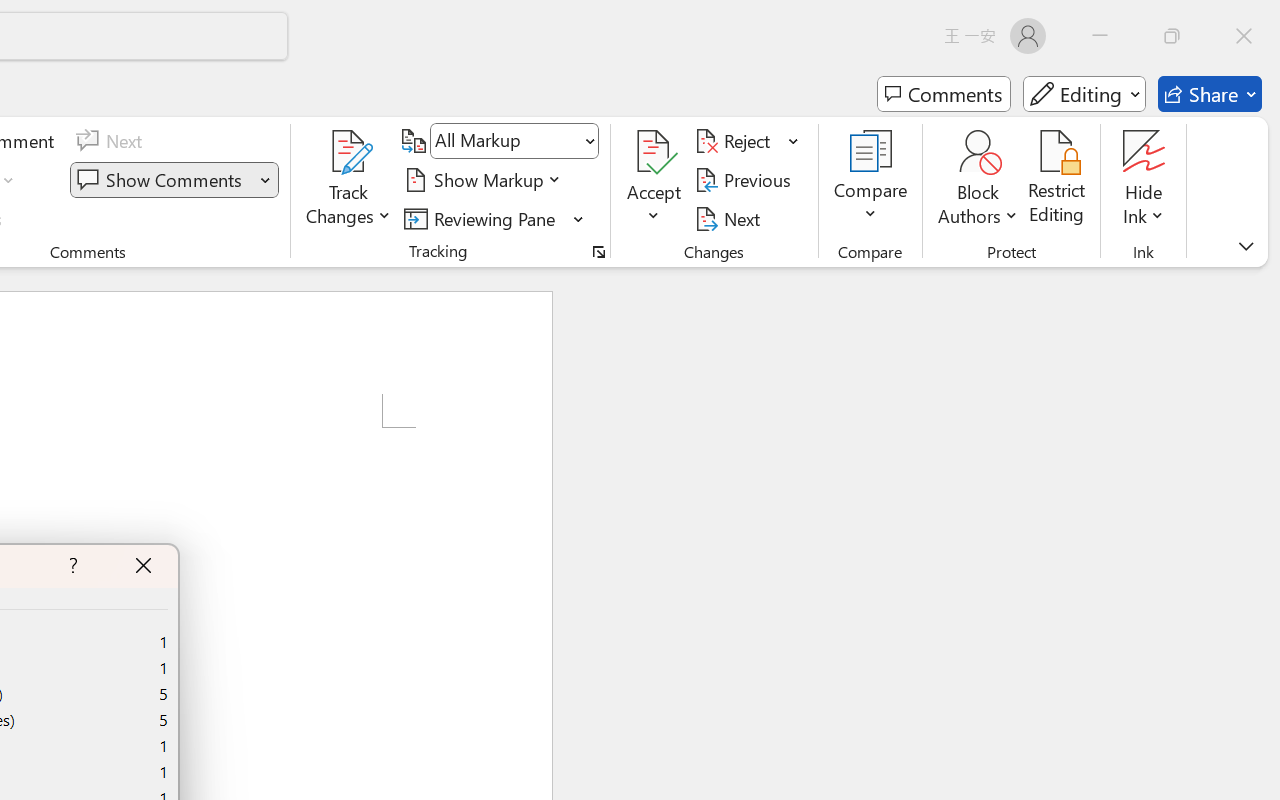  What do you see at coordinates (977, 151) in the screenshot?
I see `'Block Authors'` at bounding box center [977, 151].